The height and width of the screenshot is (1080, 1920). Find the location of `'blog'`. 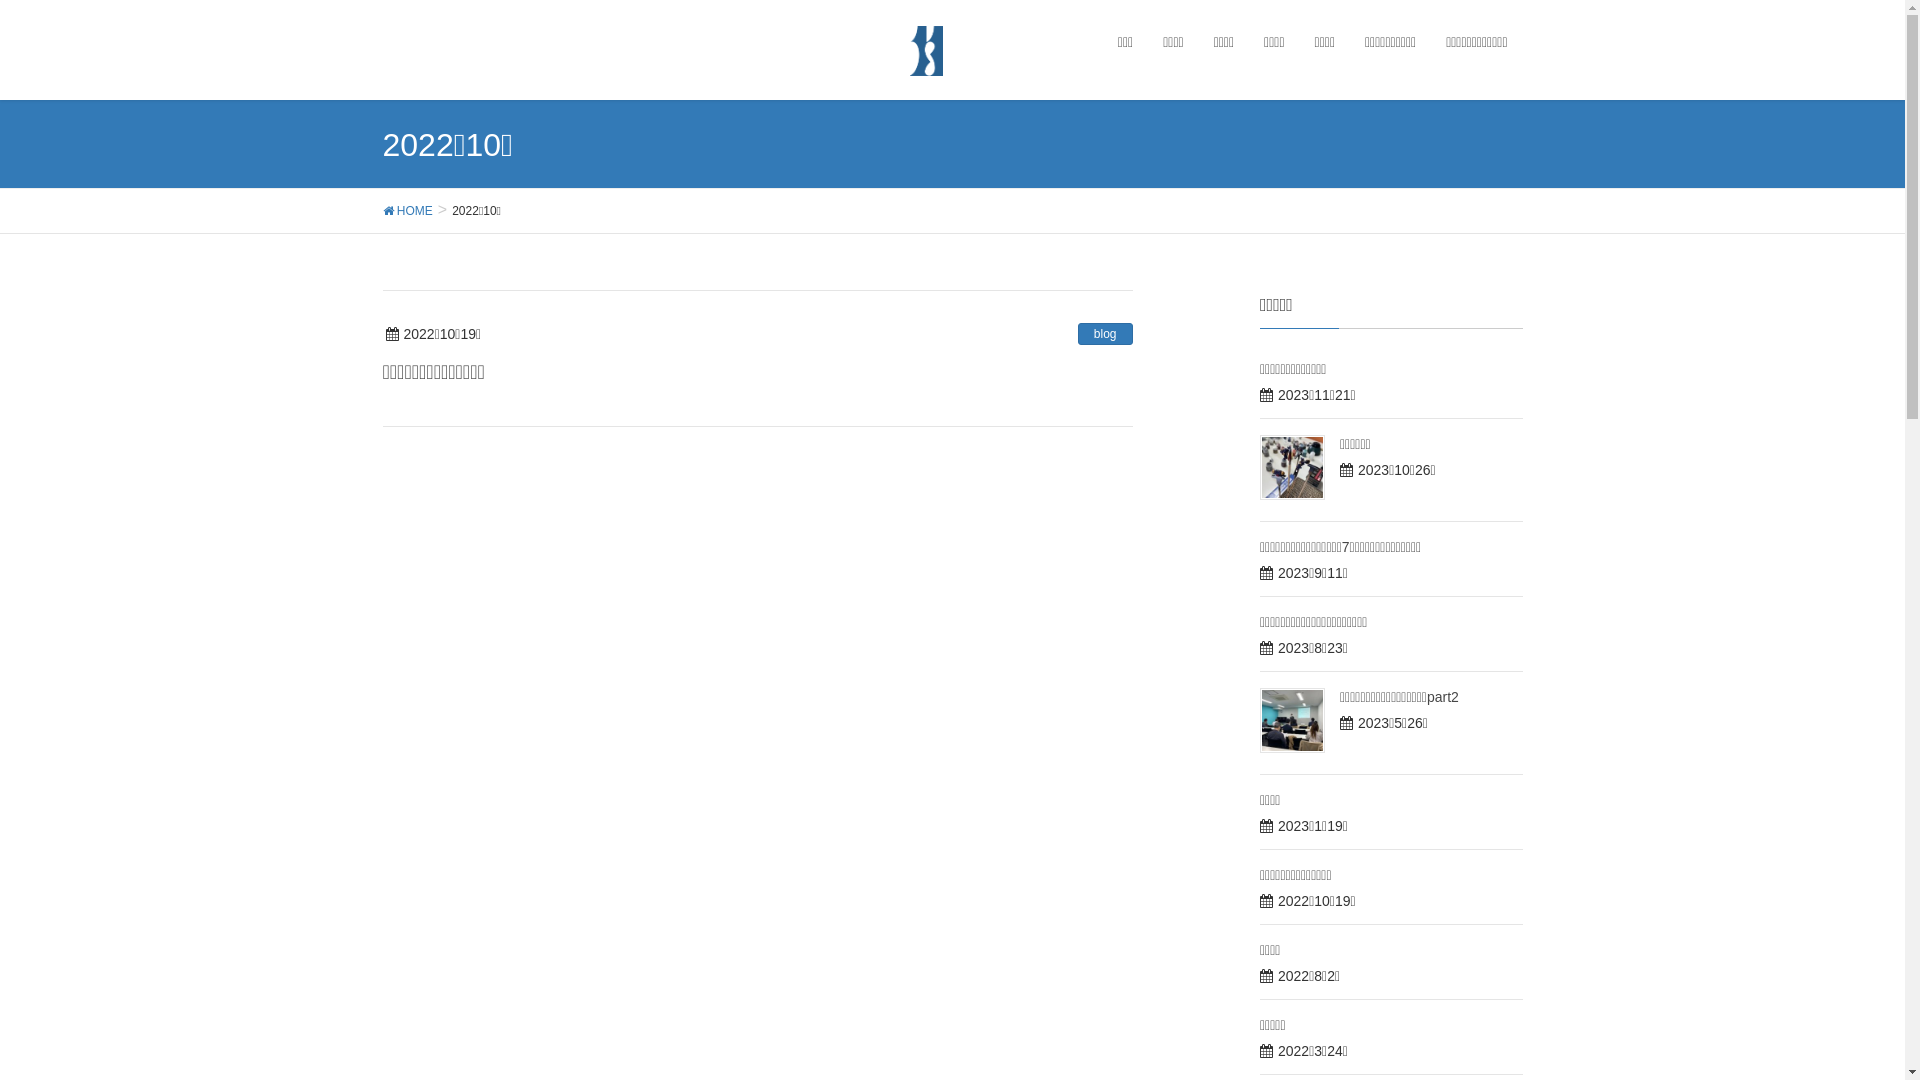

'blog' is located at coordinates (1077, 333).